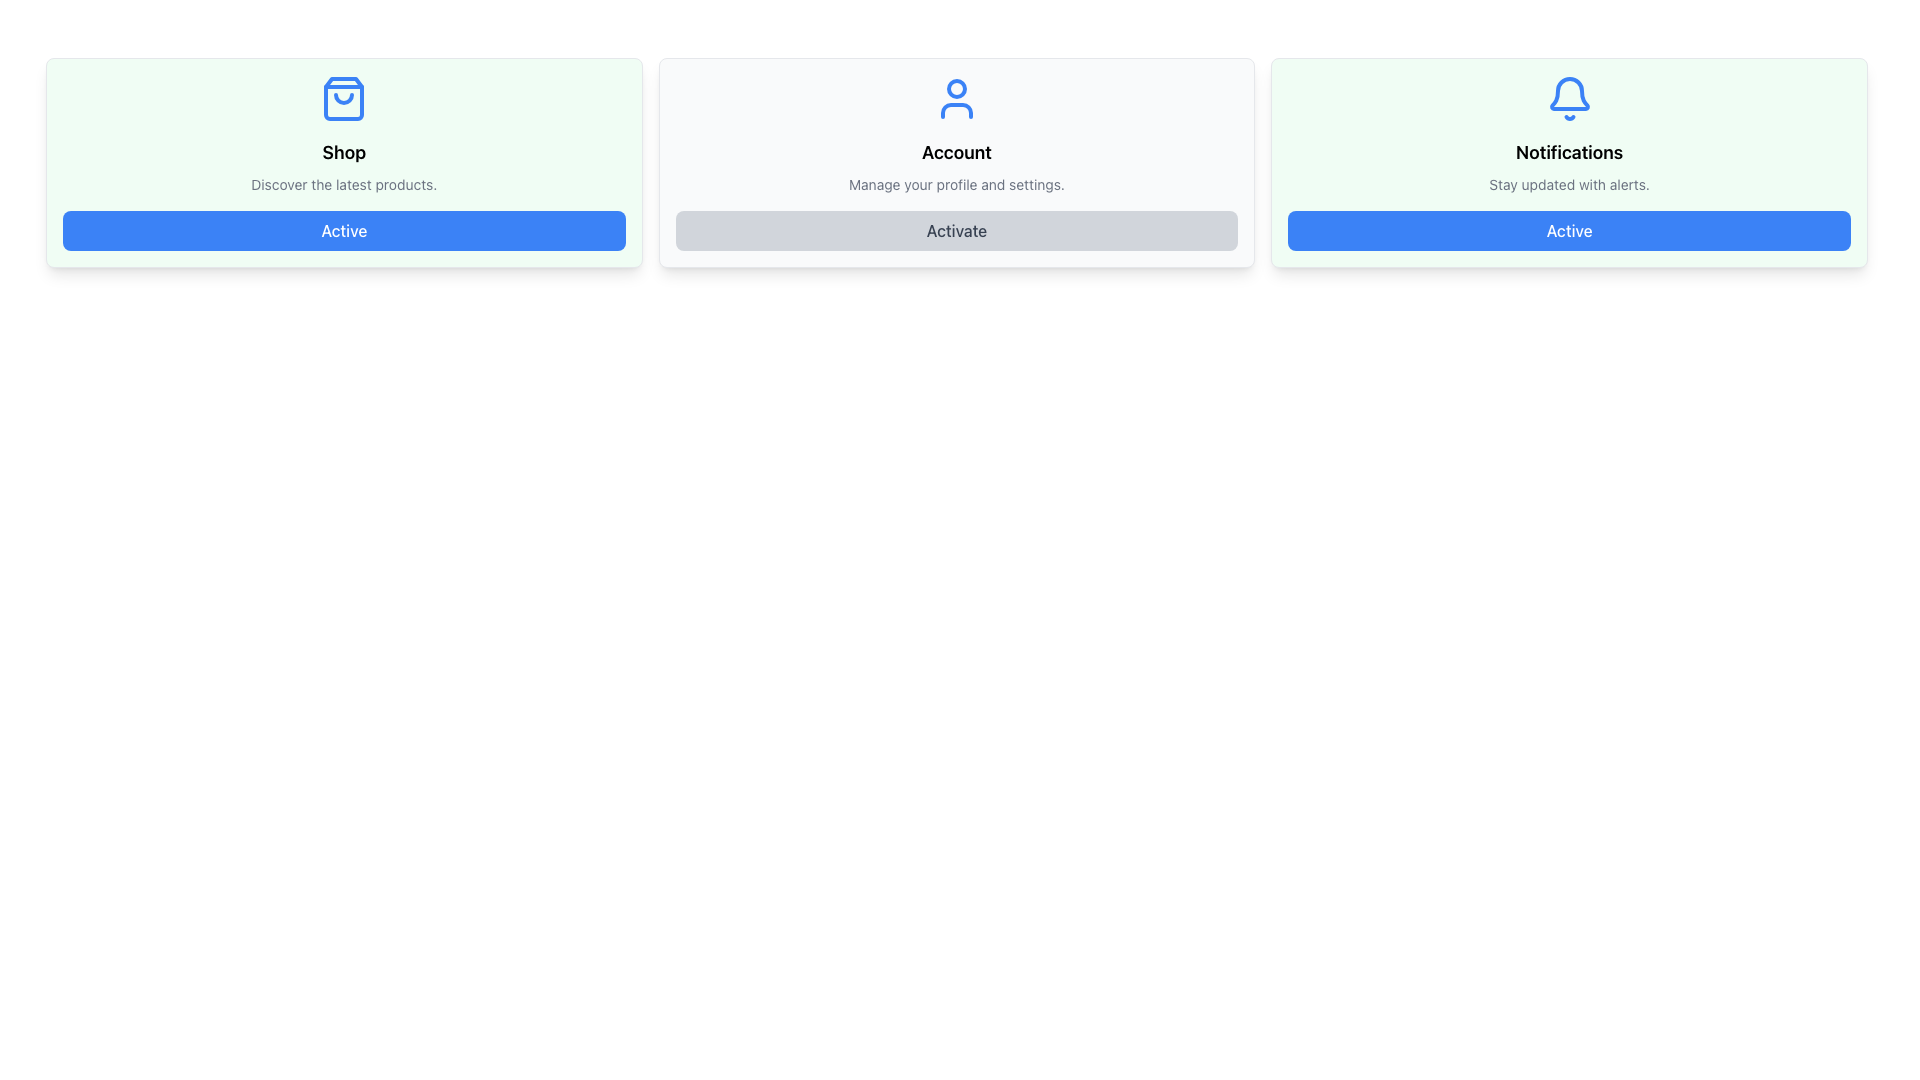  What do you see at coordinates (344, 99) in the screenshot?
I see `the decorative graphic/icon located at the topmost segment of the 'Shop' card, which represents the associated functionality` at bounding box center [344, 99].